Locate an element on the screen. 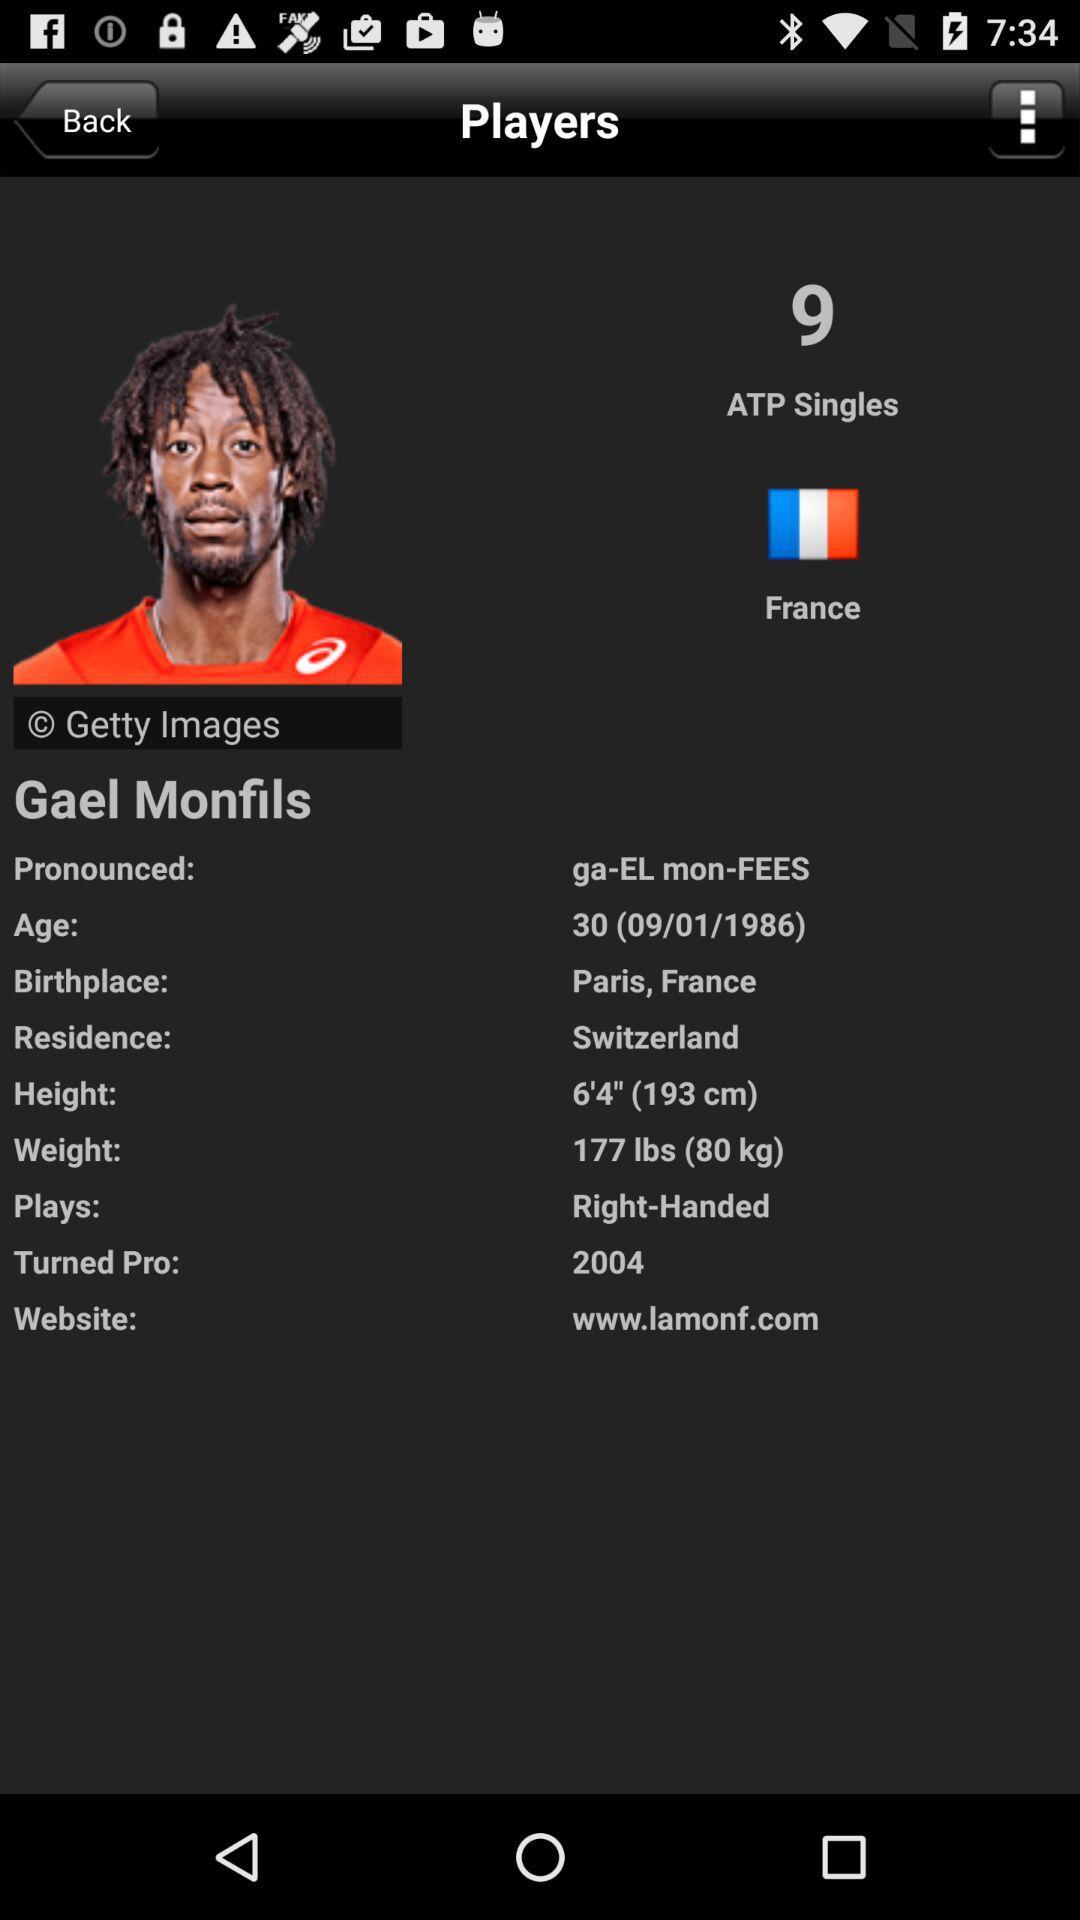 The image size is (1080, 1920). height: is located at coordinates (292, 1091).